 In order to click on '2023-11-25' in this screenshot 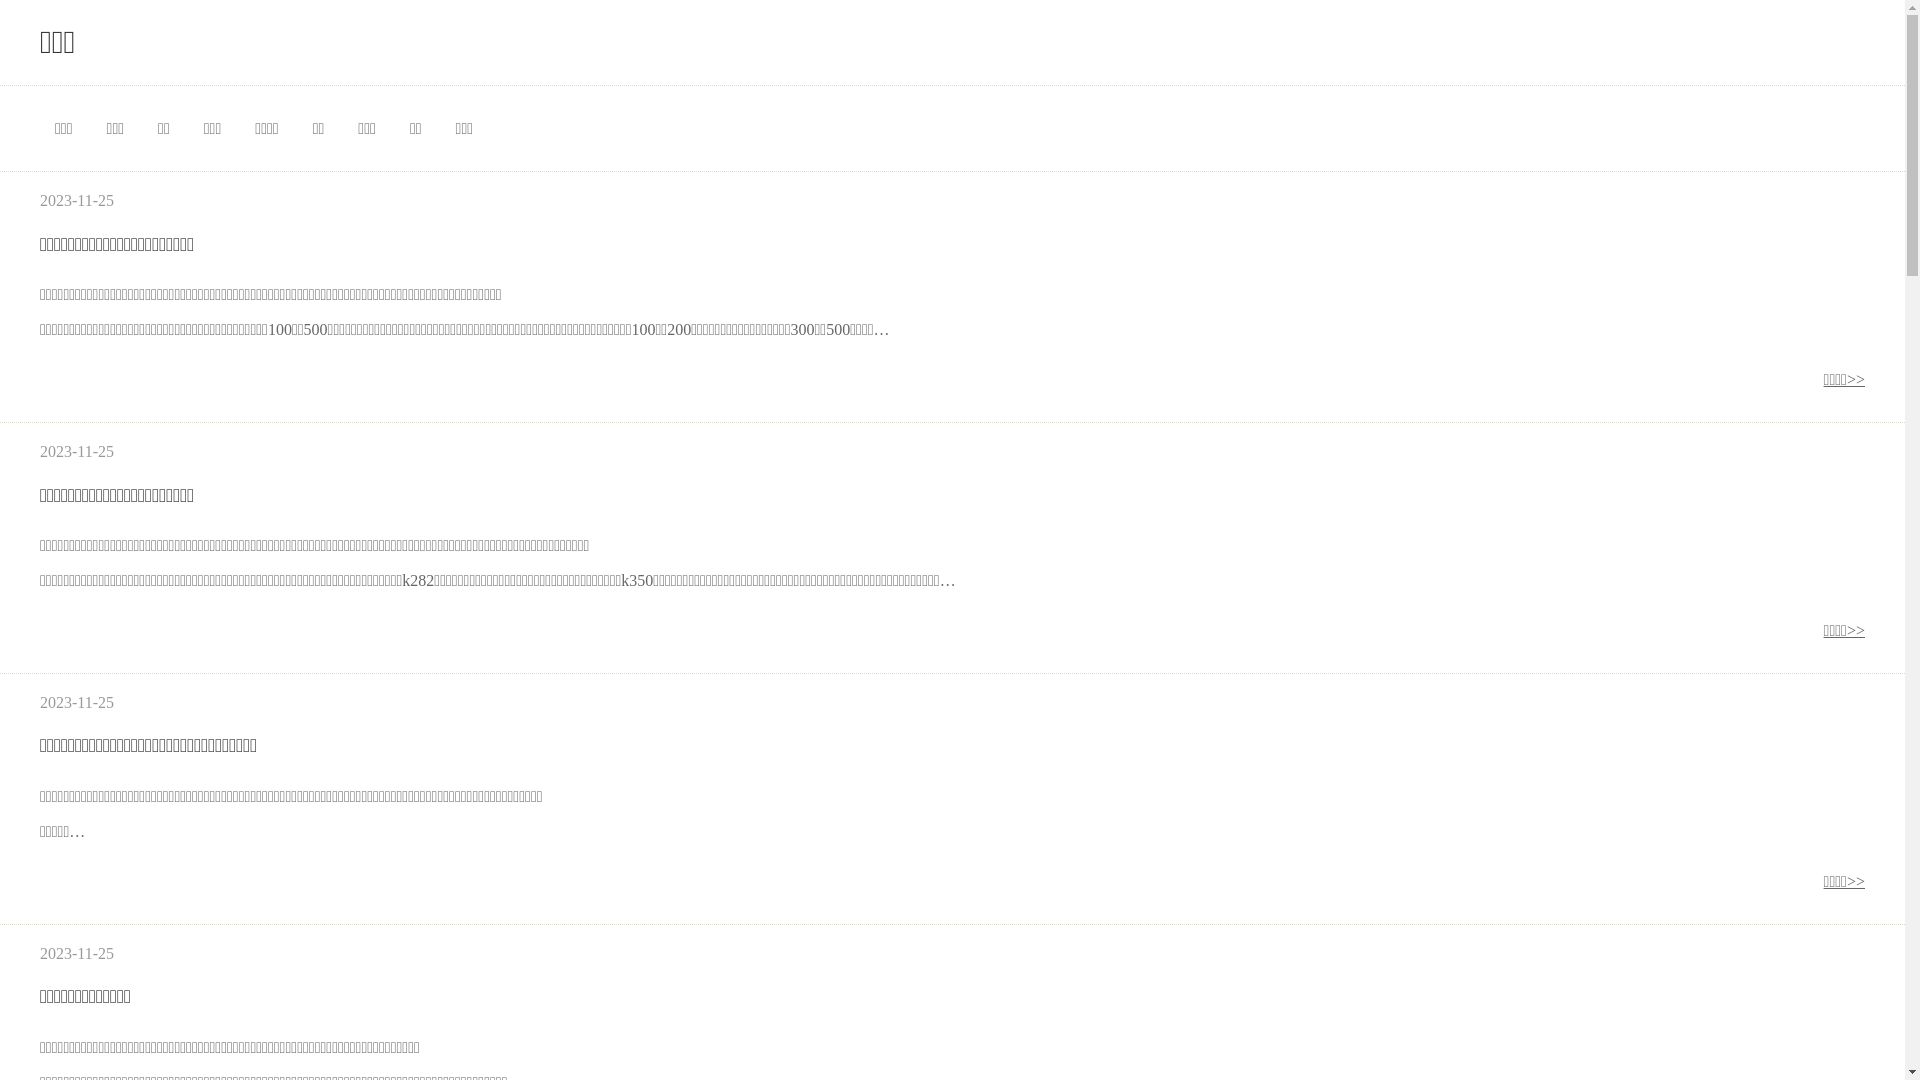, I will do `click(76, 451)`.